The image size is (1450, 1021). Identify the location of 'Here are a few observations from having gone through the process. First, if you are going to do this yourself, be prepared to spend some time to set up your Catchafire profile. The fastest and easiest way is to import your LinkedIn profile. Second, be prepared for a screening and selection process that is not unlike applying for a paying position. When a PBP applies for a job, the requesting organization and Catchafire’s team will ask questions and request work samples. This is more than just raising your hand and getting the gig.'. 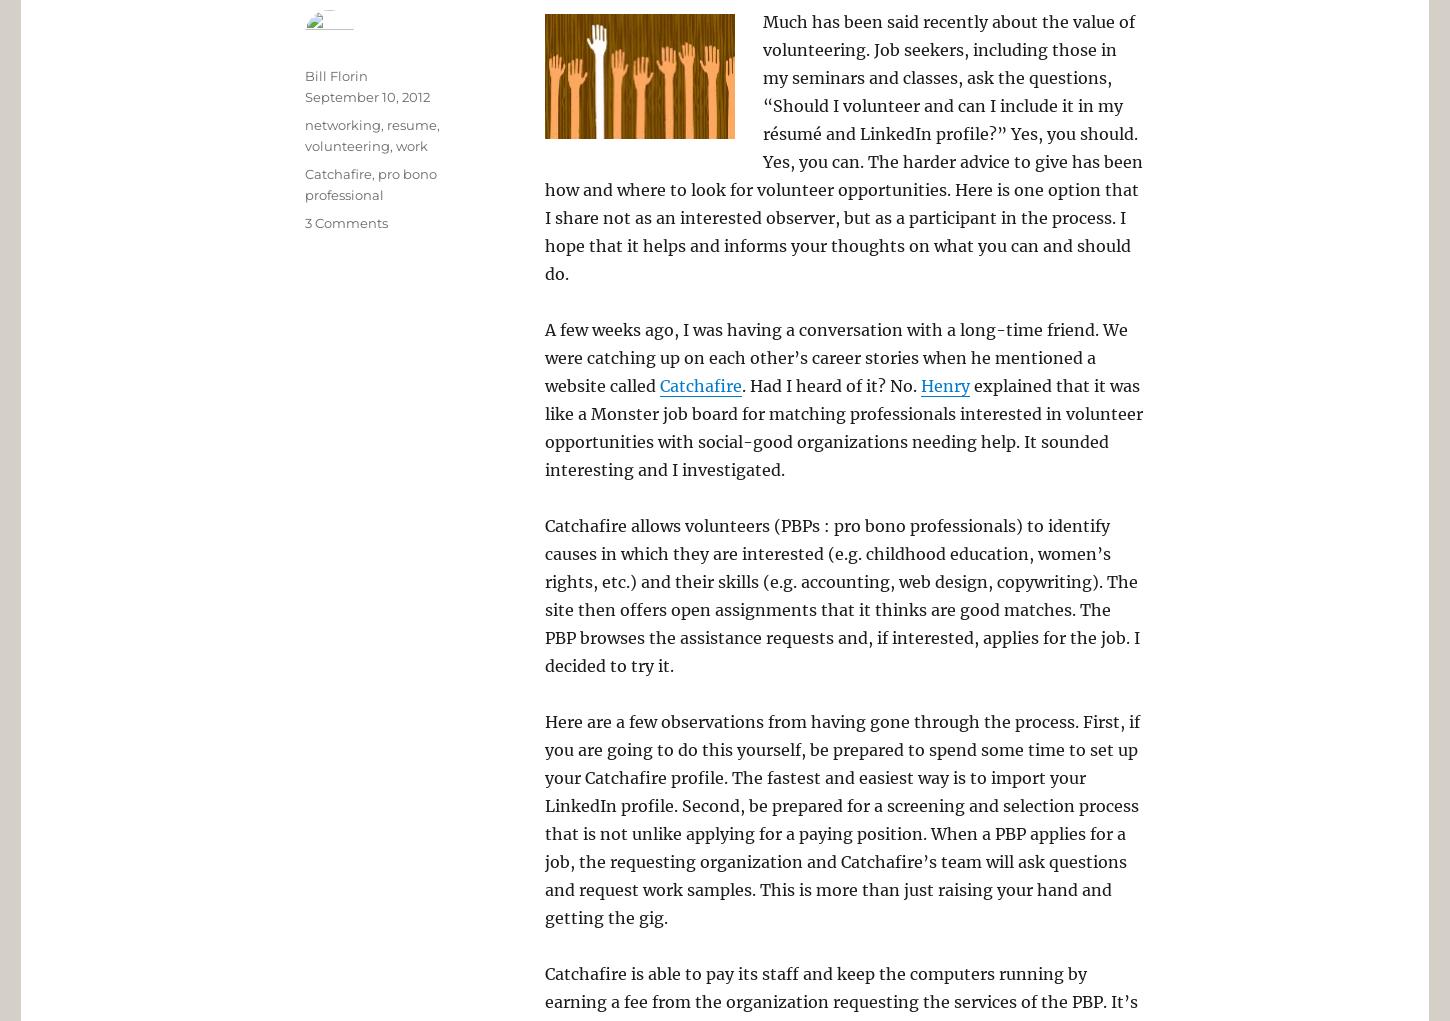
(842, 818).